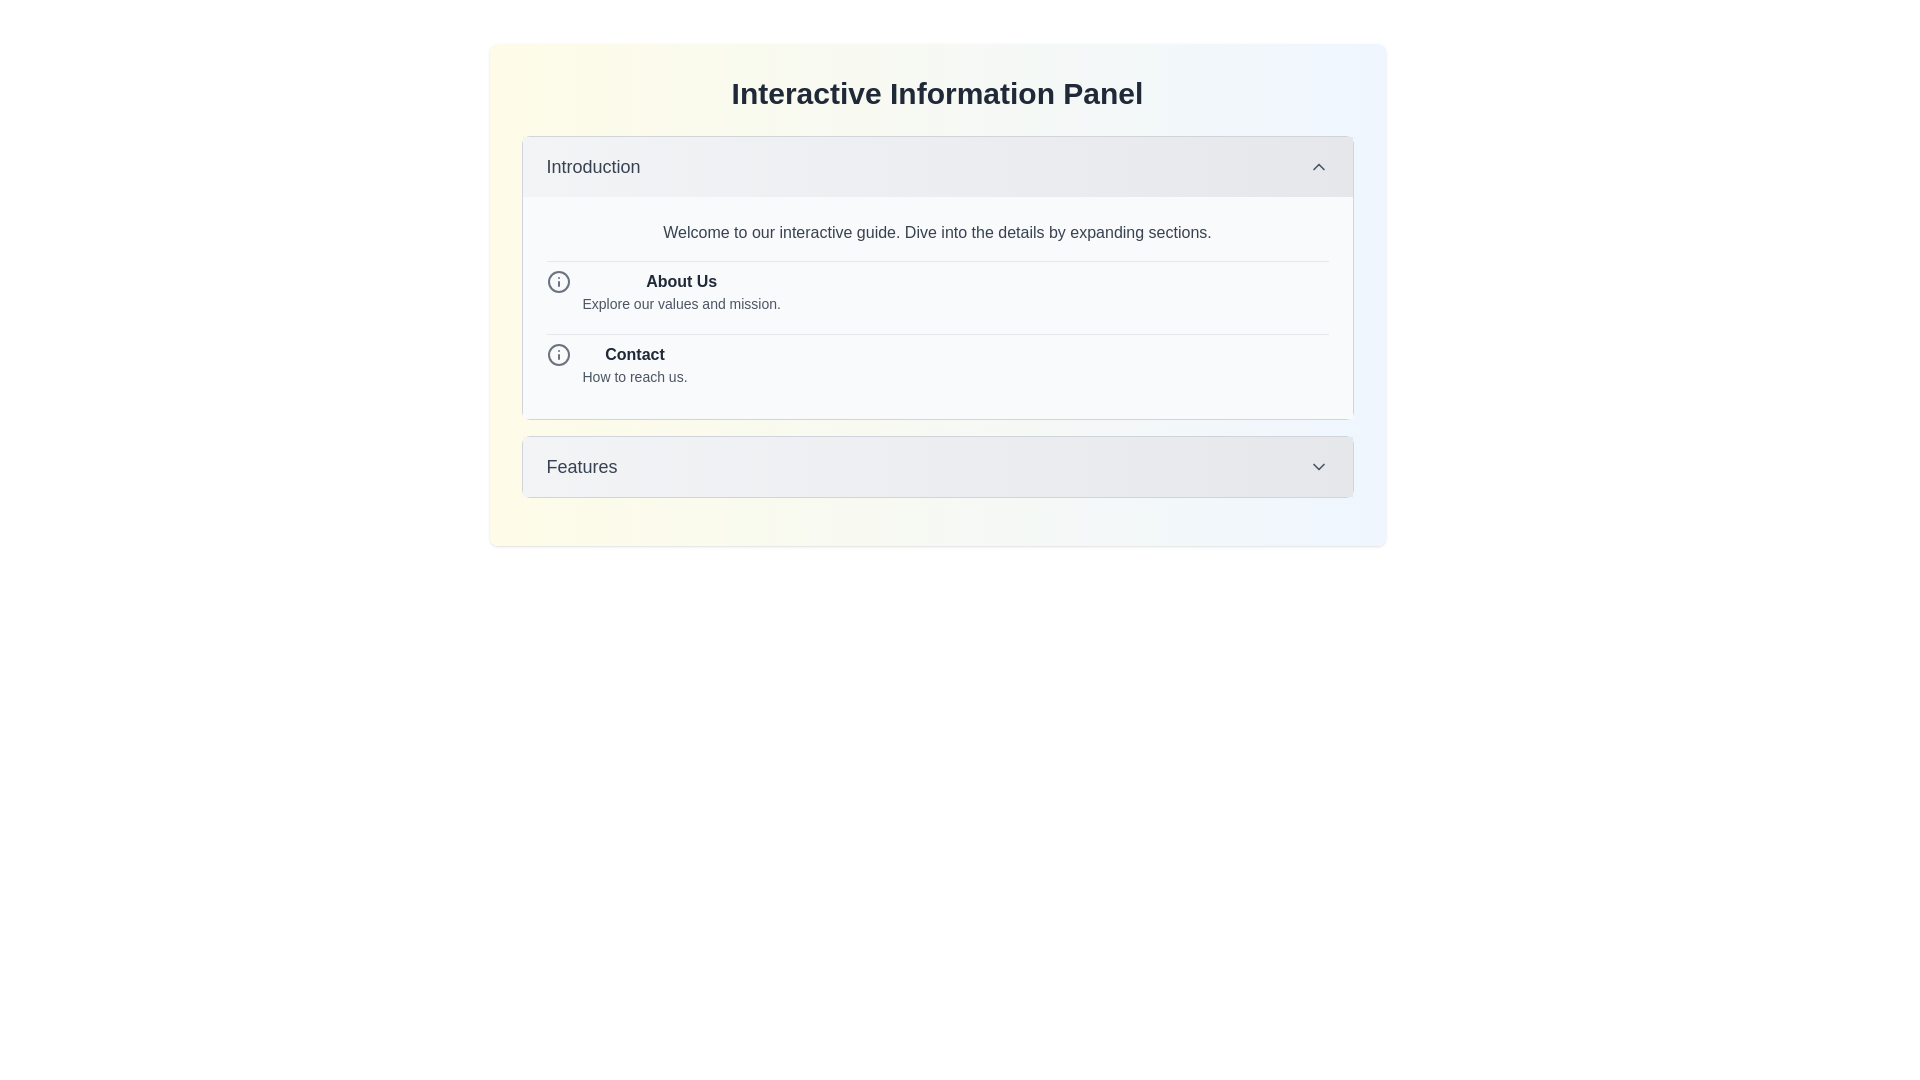 This screenshot has height=1080, width=1920. Describe the element at coordinates (580, 466) in the screenshot. I see `the text label 'Features', which is styled in a medium-sized, gray, slightly bold font and is part of the Interactive Information Panel` at that location.